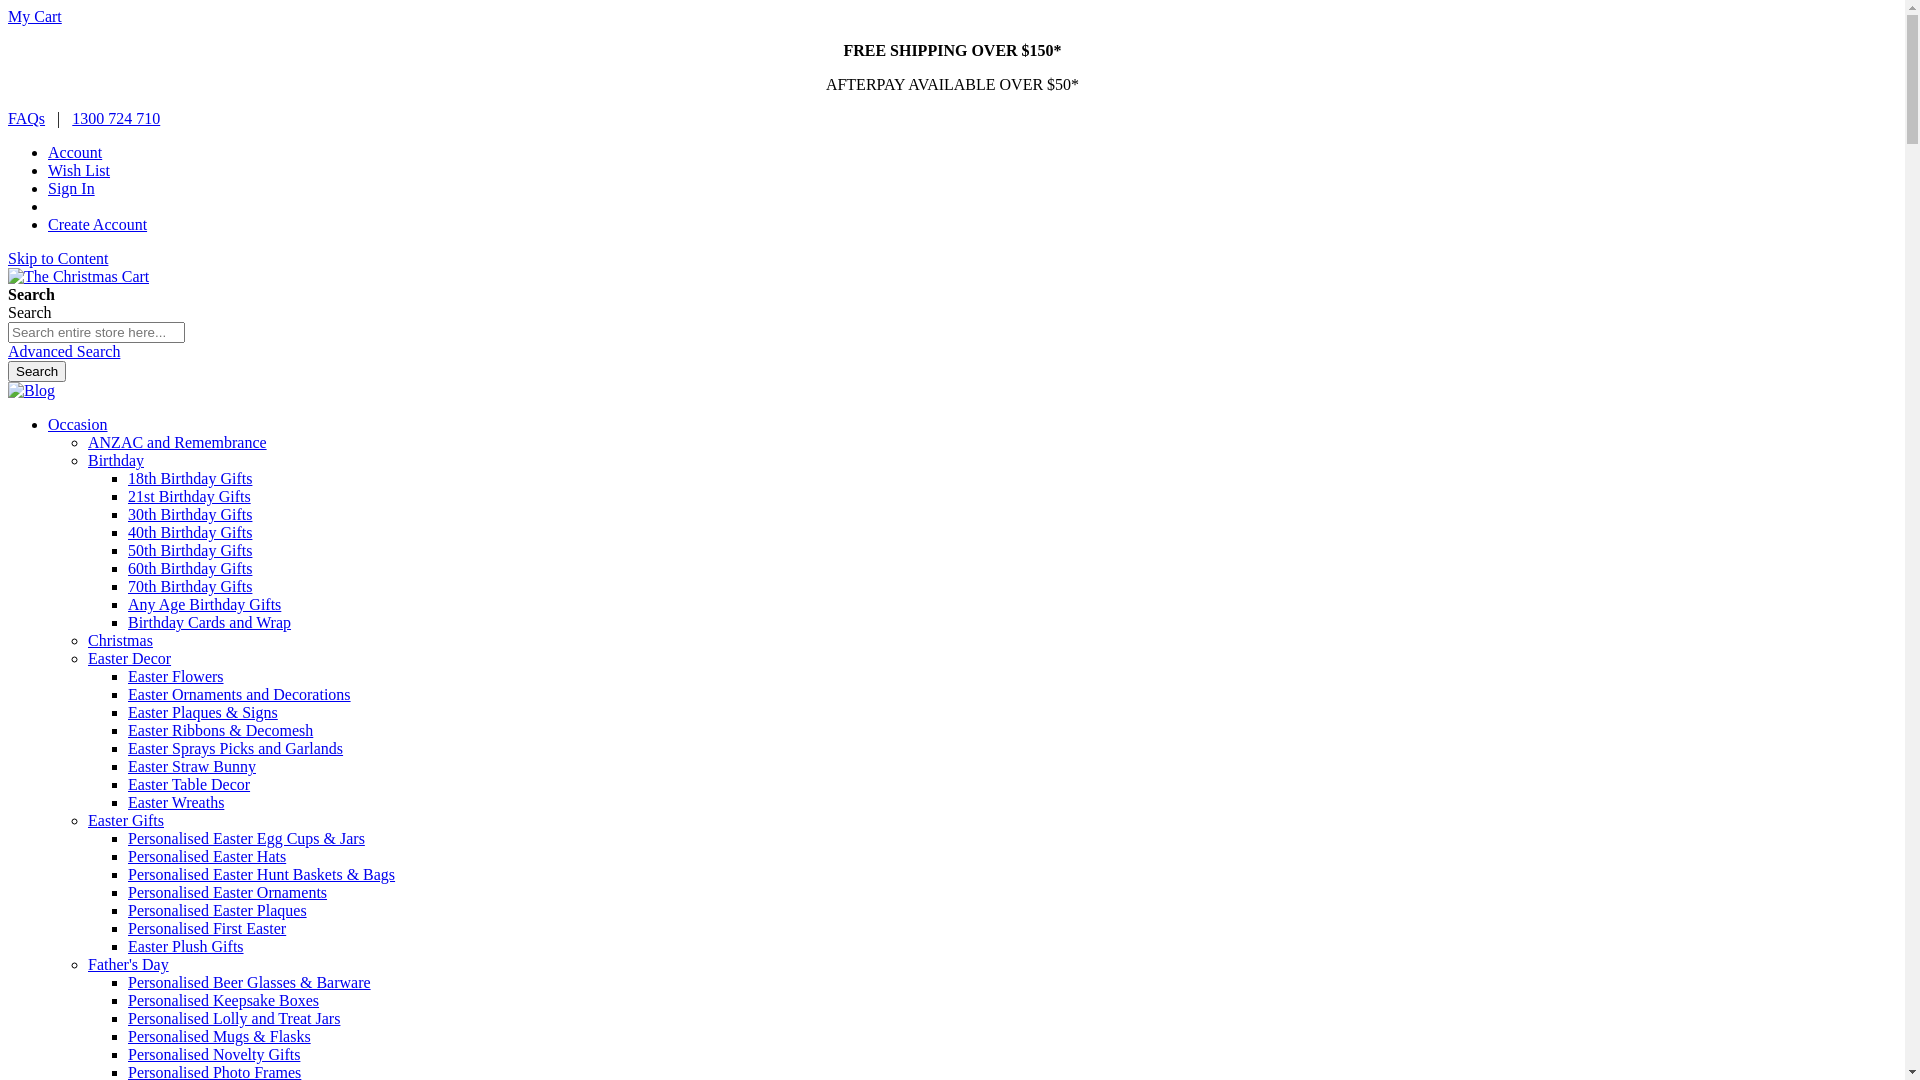  What do you see at coordinates (26, 118) in the screenshot?
I see `'FAQs'` at bounding box center [26, 118].